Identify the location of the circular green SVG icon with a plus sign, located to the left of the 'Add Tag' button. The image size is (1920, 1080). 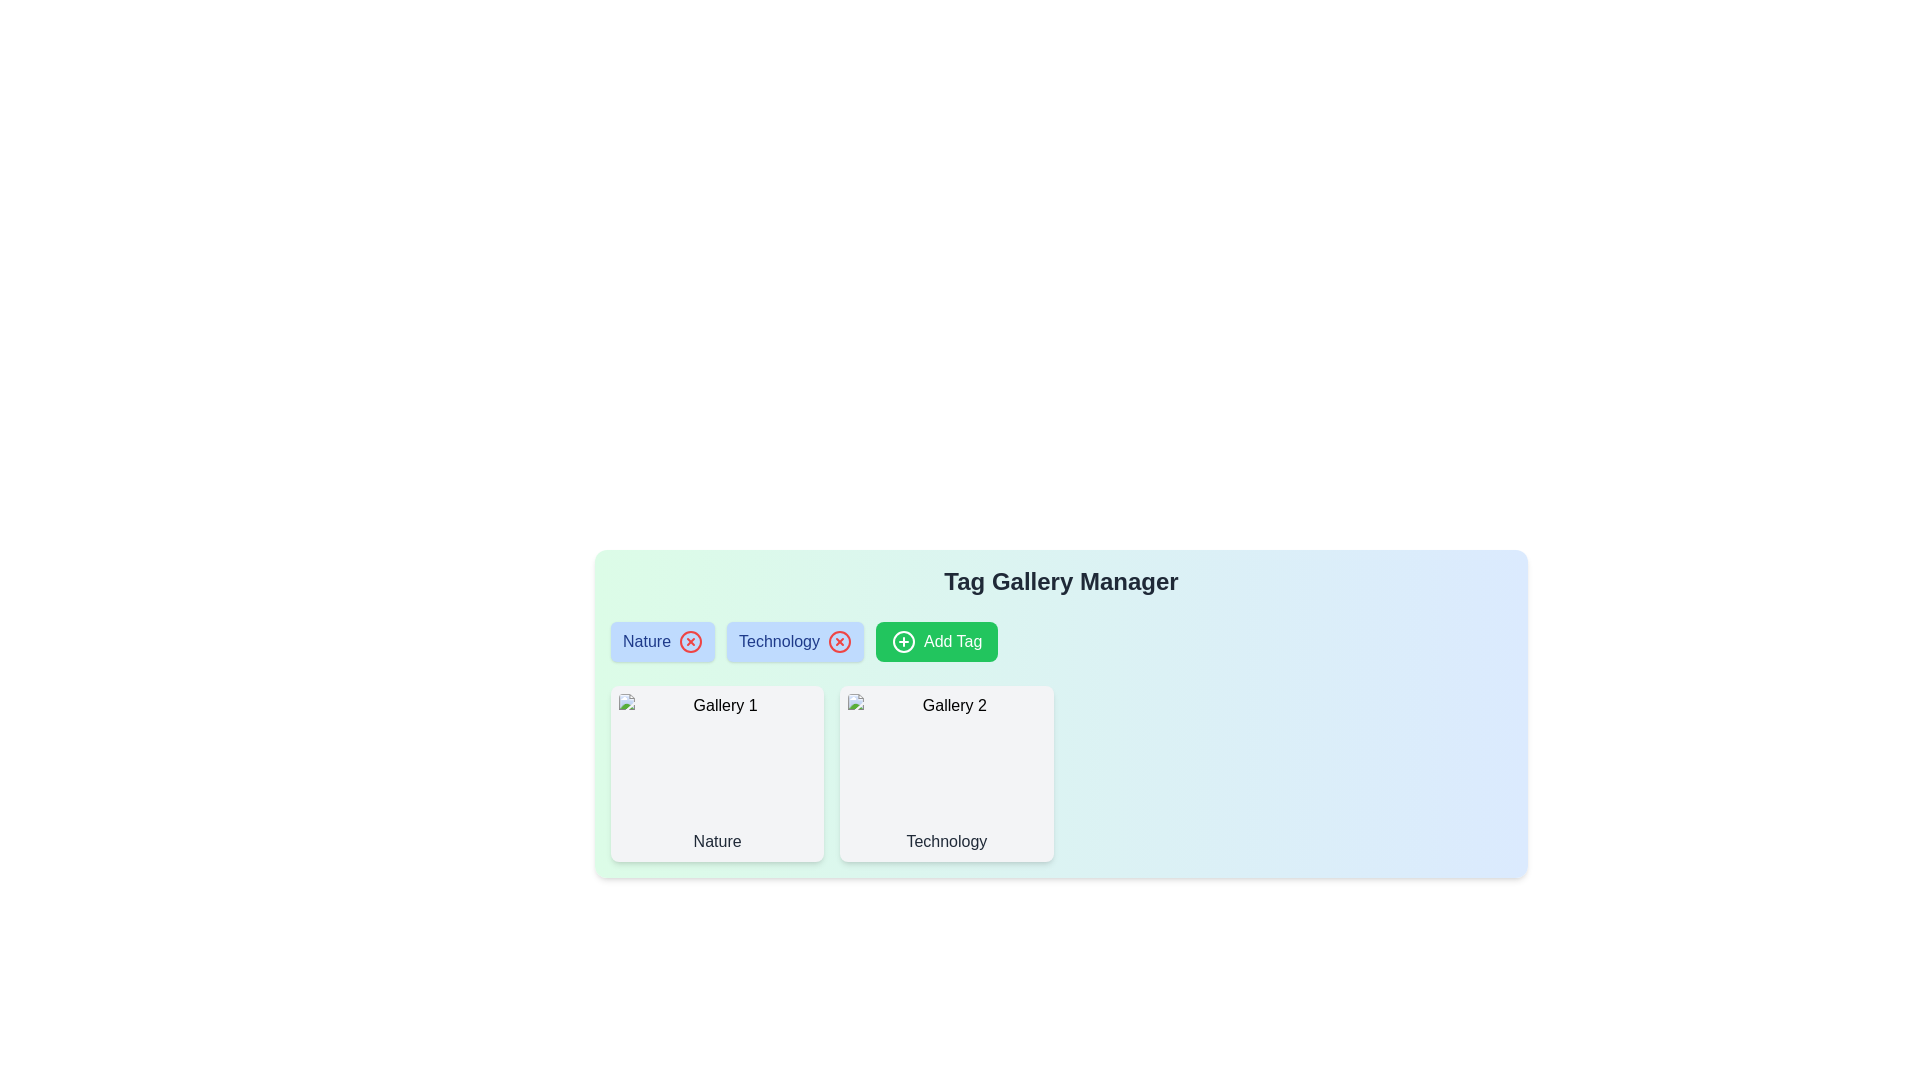
(902, 641).